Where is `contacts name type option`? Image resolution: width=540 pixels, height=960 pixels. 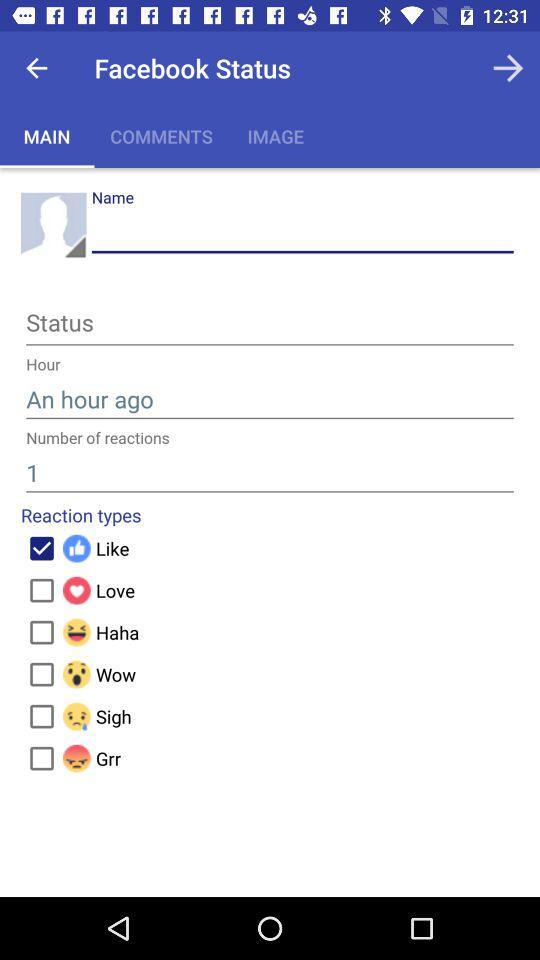 contacts name type option is located at coordinates (301, 232).